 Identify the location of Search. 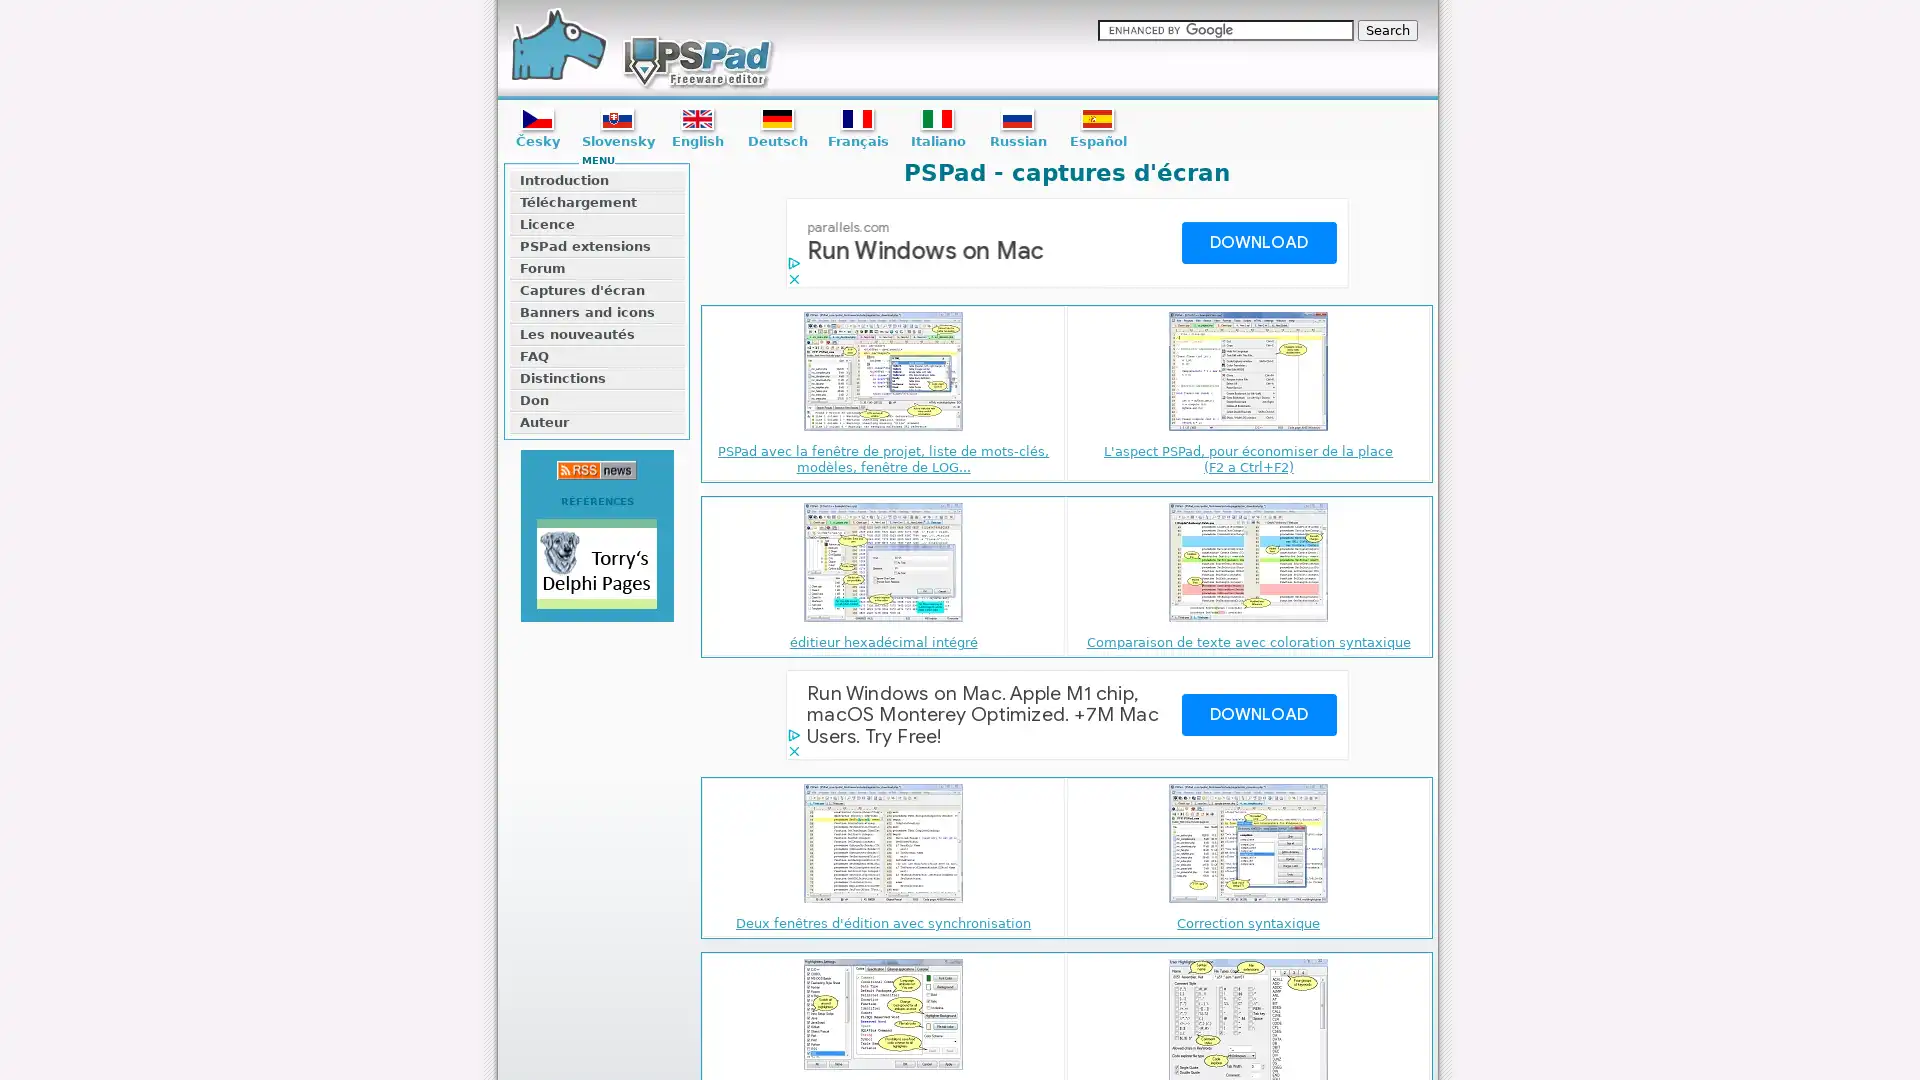
(1386, 30).